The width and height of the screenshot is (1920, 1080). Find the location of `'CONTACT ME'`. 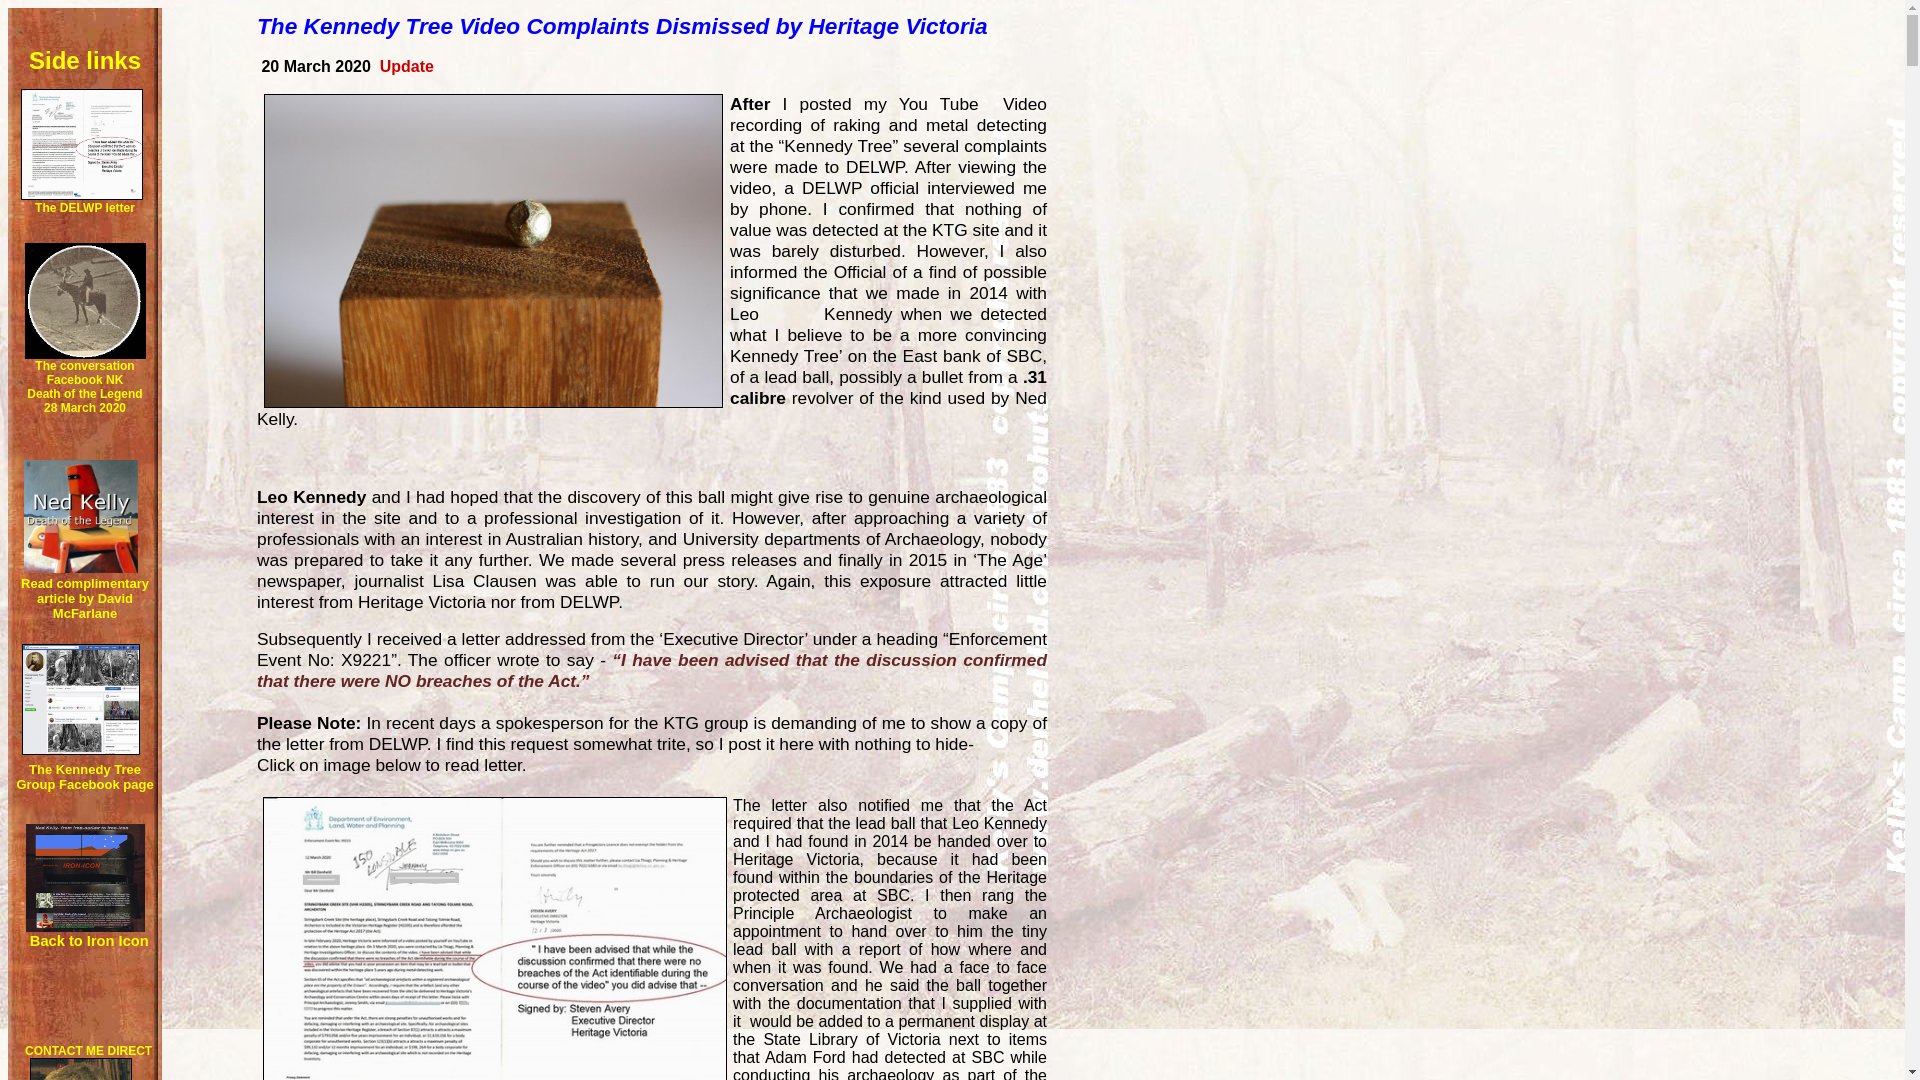

'CONTACT ME' is located at coordinates (64, 1049).